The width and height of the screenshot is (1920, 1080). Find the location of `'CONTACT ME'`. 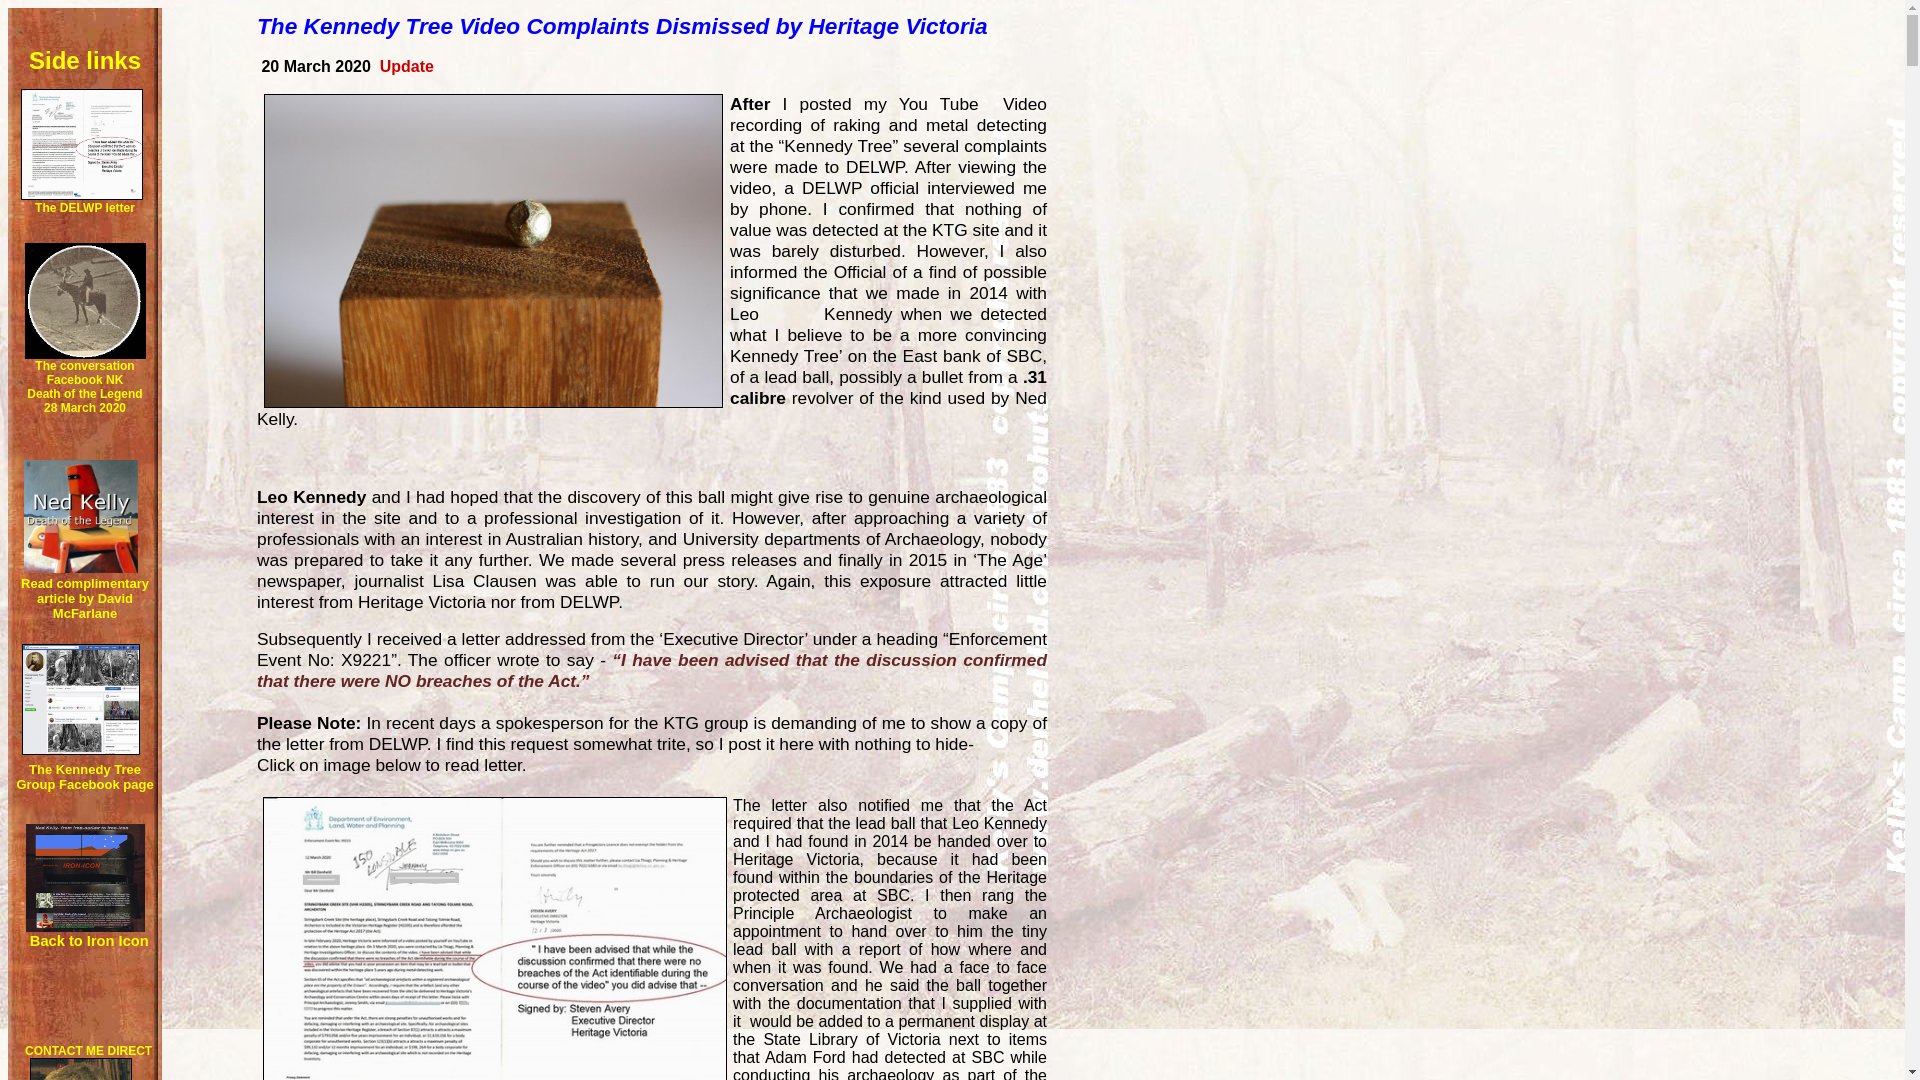

'CONTACT ME' is located at coordinates (64, 1049).